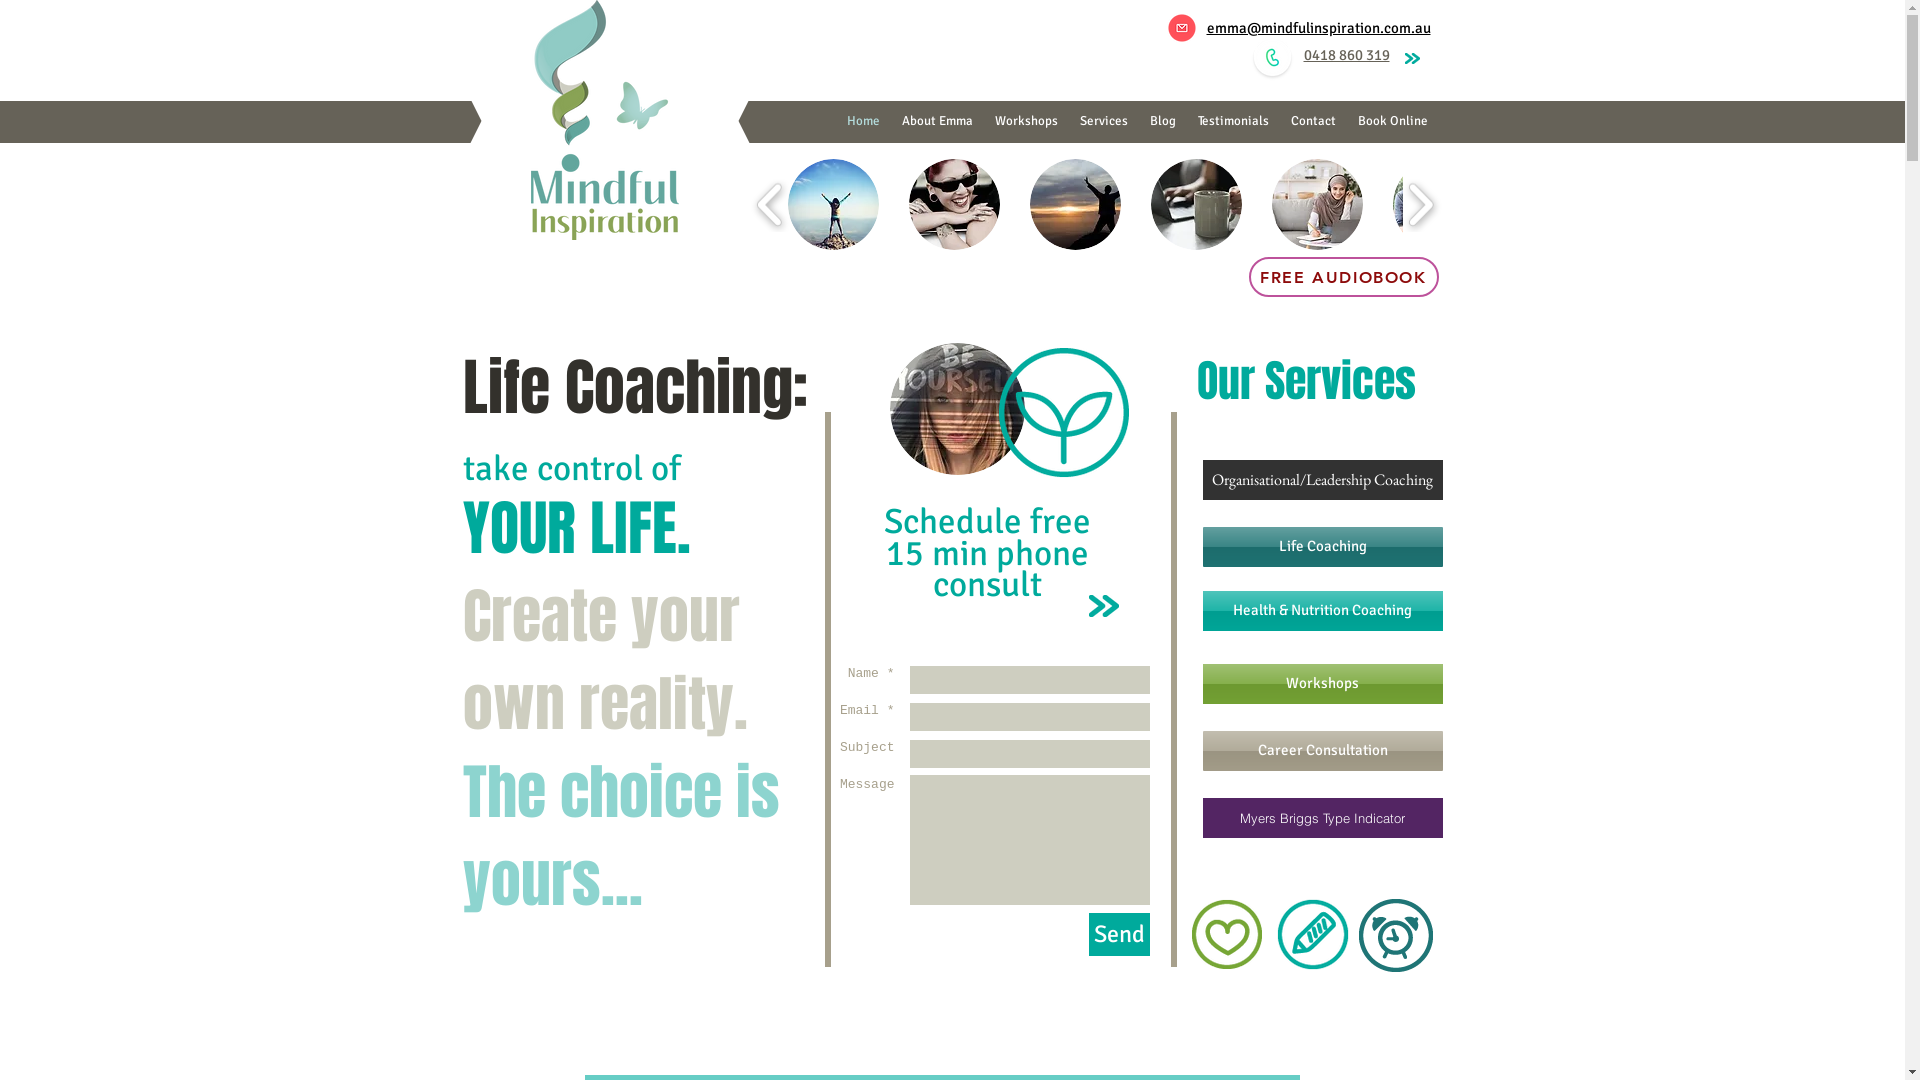 This screenshot has height=1080, width=1920. What do you see at coordinates (1321, 817) in the screenshot?
I see `'Myers Briggs Type Indicator'` at bounding box center [1321, 817].